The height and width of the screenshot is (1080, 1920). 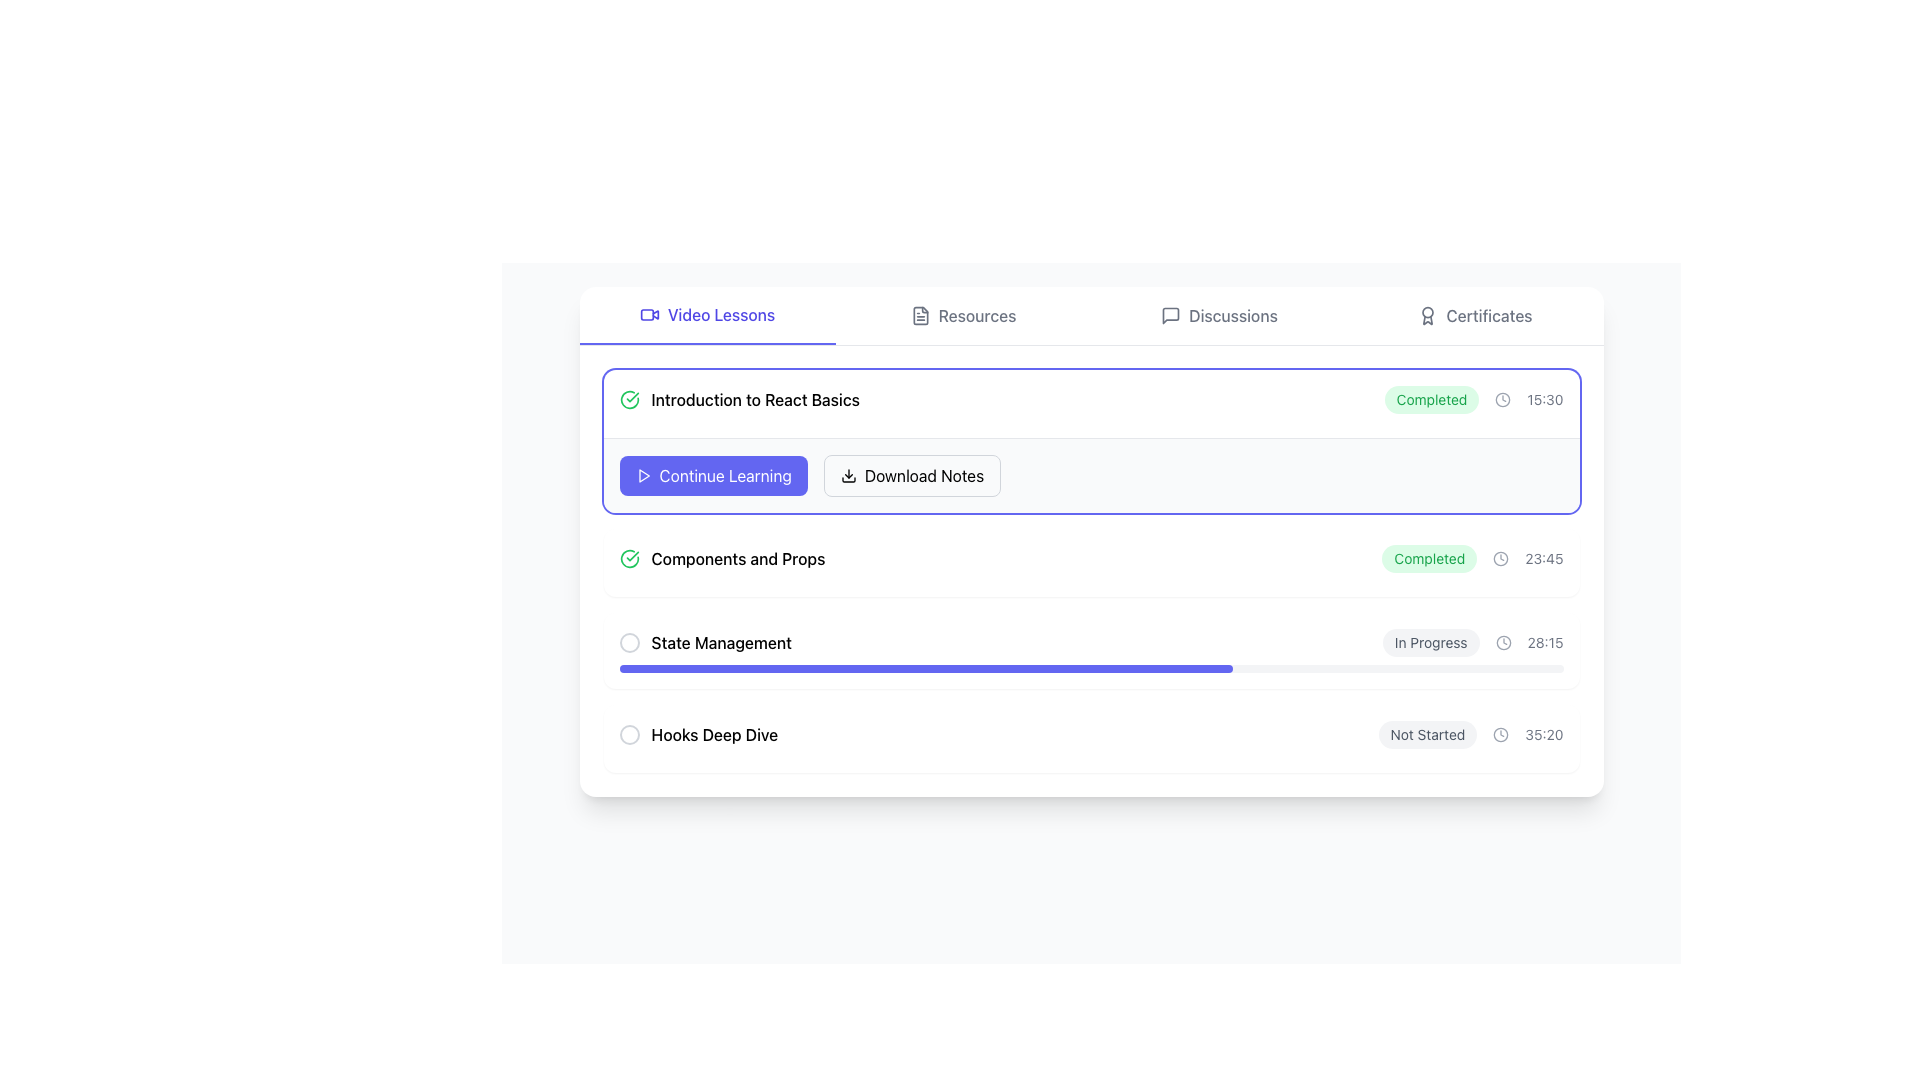 I want to click on the small download icon that represents an arrow pointing downwards into a box, located to the left of the 'Download Notes' text, within a rounded rectangle button, so click(x=848, y=475).